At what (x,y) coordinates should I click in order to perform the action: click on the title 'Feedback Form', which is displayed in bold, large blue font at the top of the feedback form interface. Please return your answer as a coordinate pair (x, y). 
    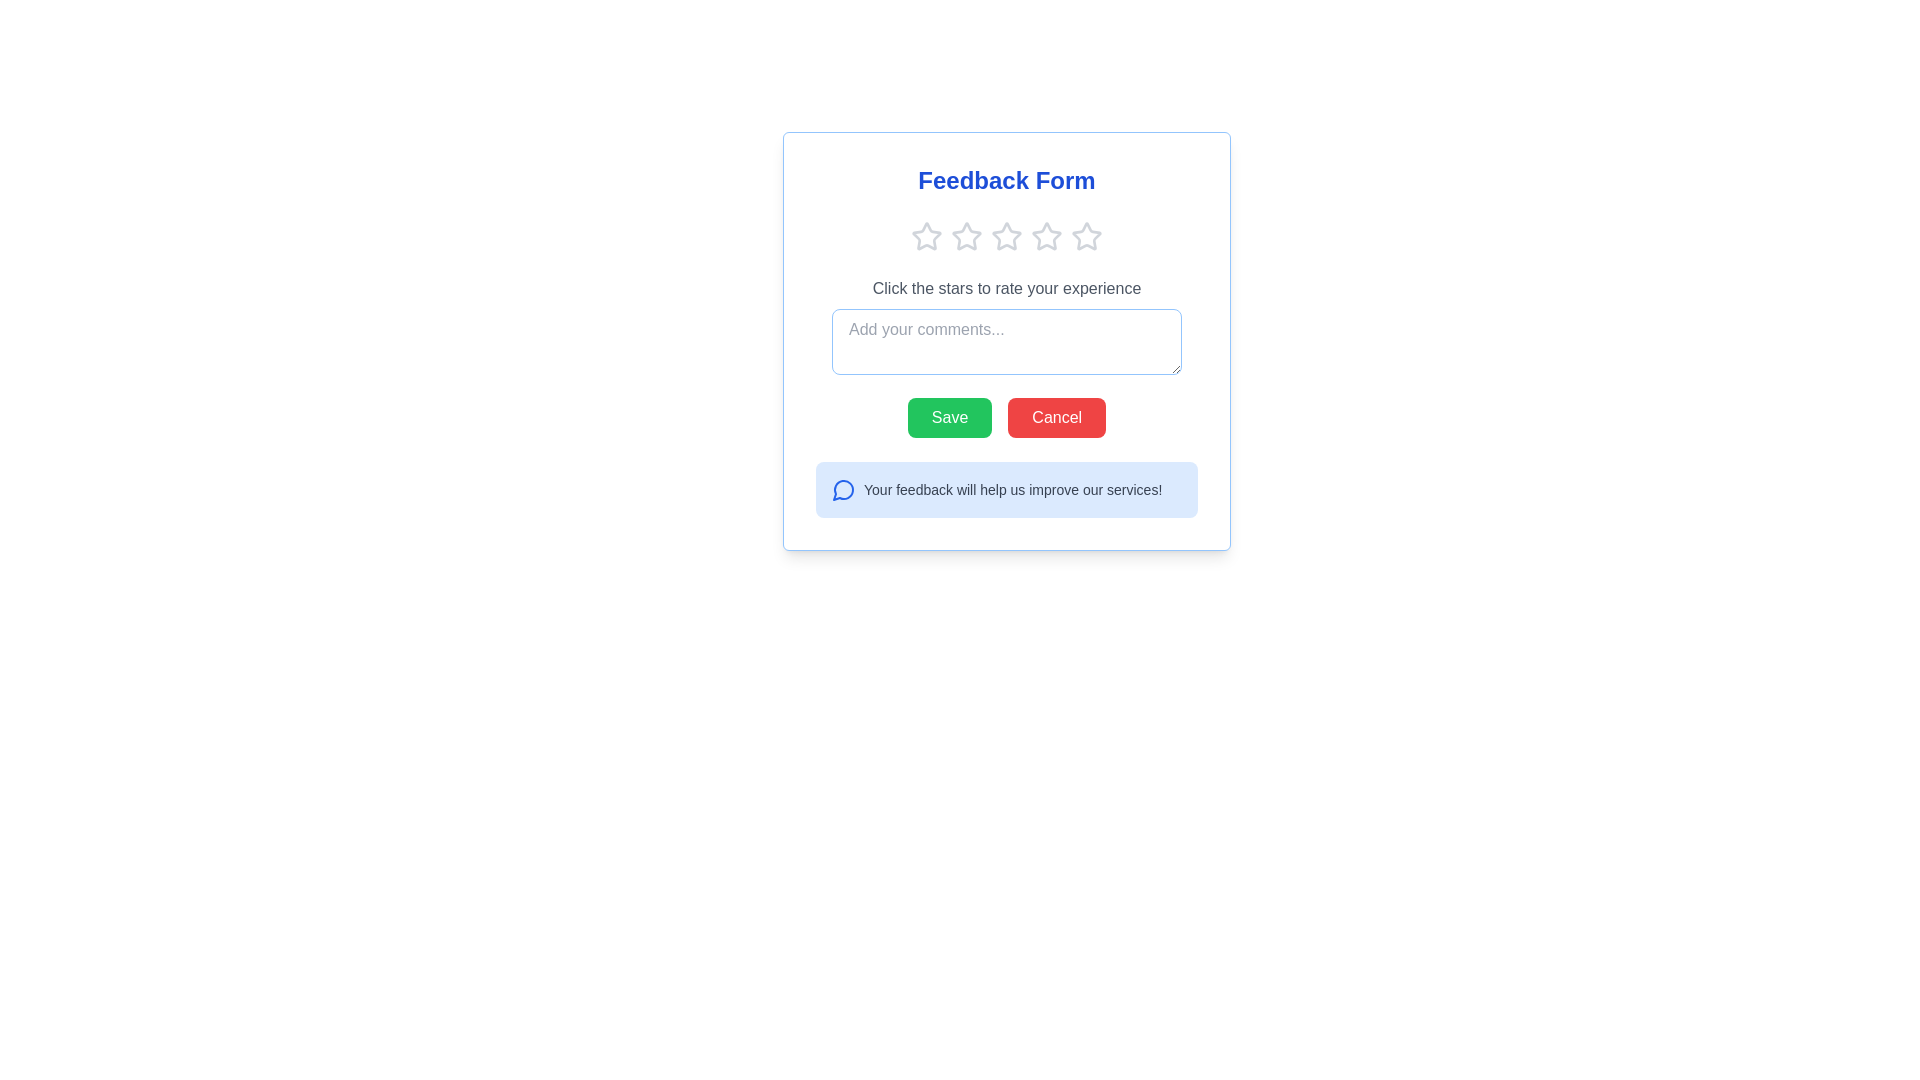
    Looking at the image, I should click on (1007, 181).